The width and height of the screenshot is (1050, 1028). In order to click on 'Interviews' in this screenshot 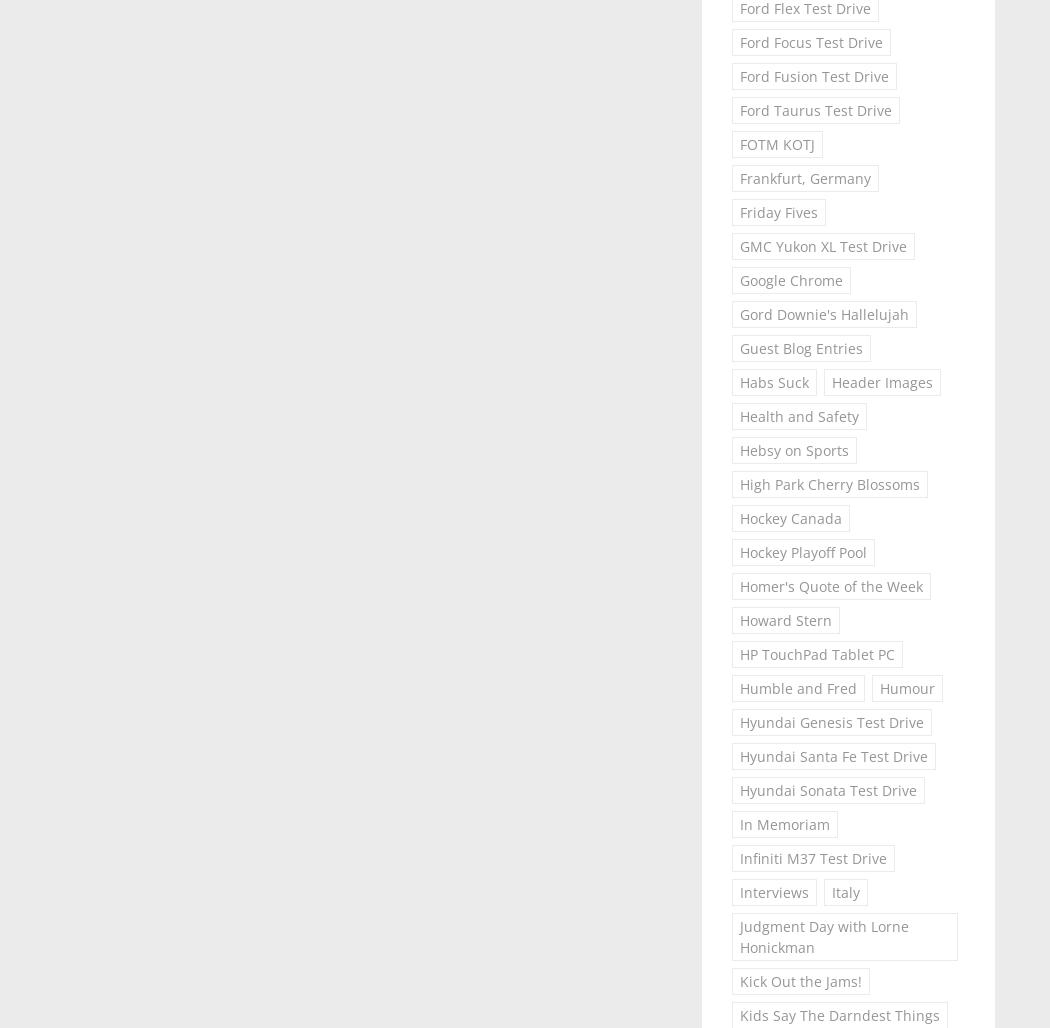, I will do `click(773, 891)`.